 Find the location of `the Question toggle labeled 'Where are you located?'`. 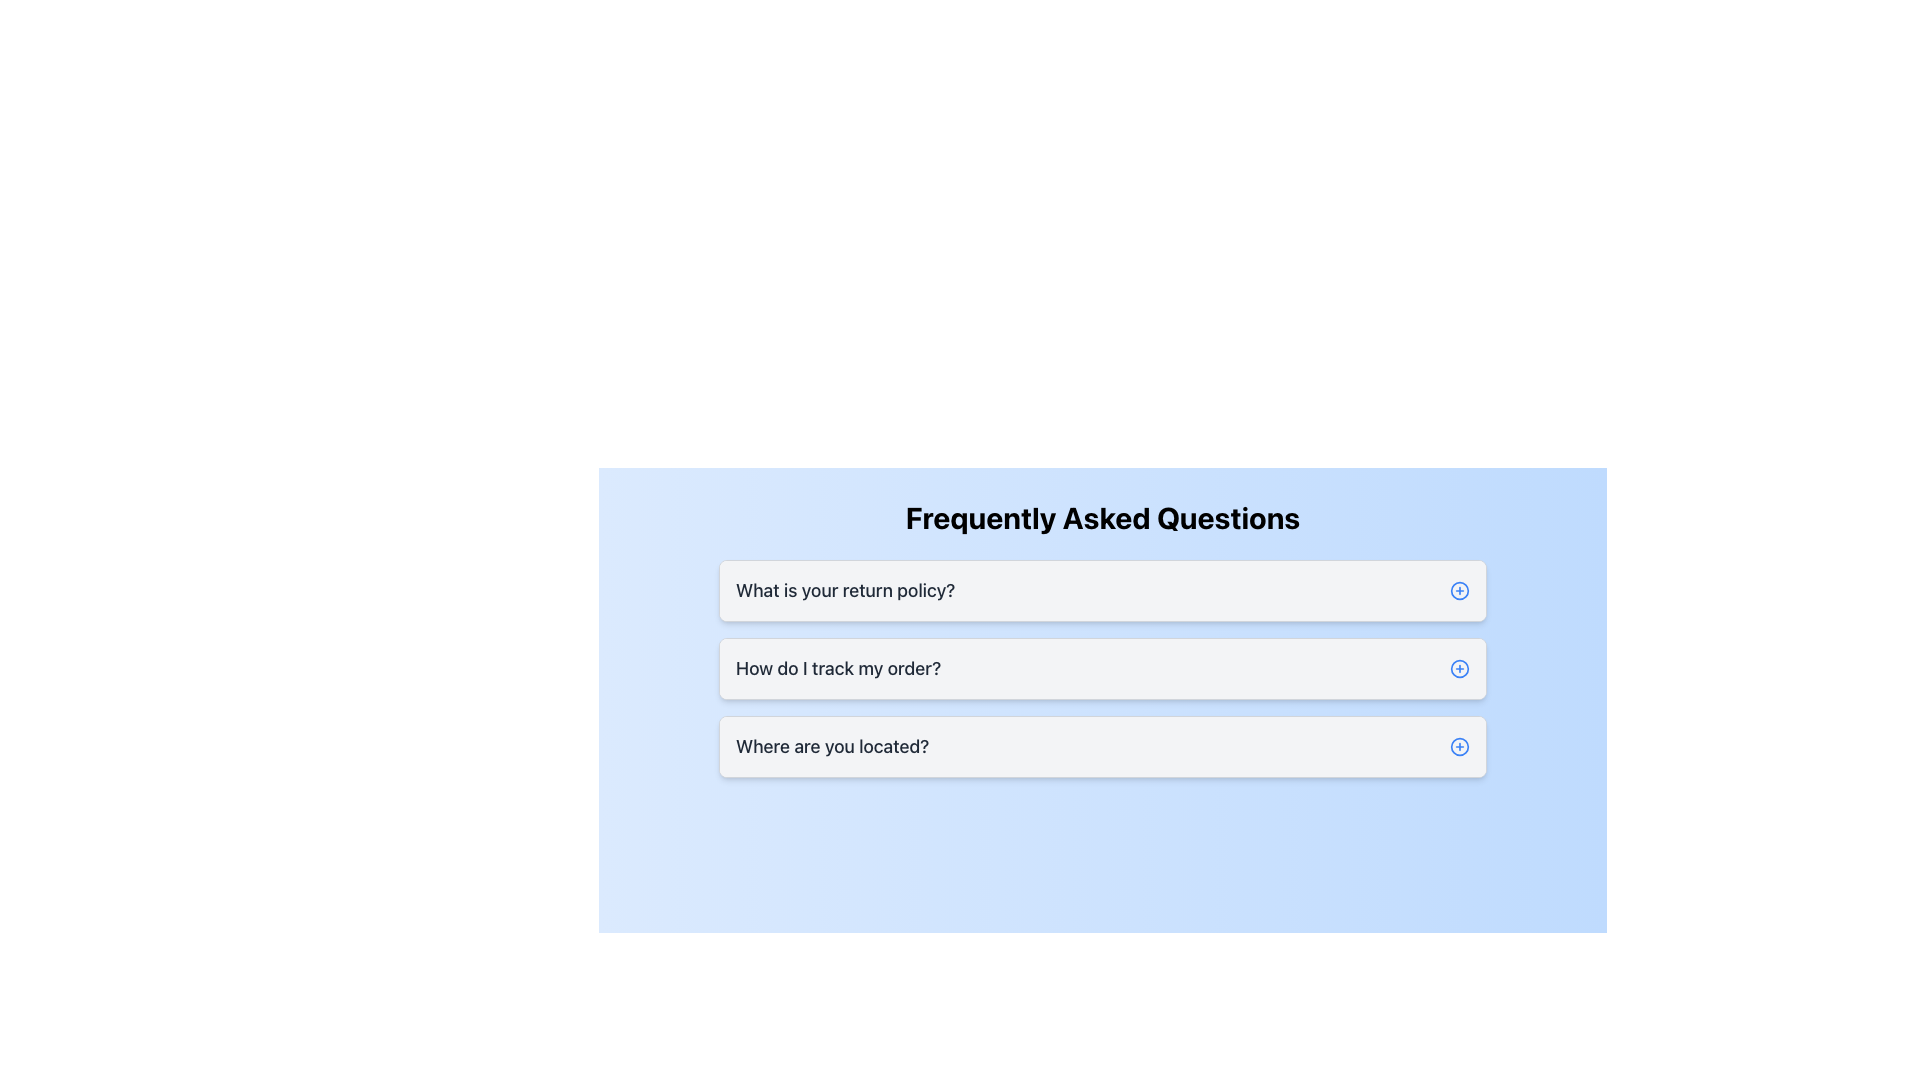

the Question toggle labeled 'Where are you located?' is located at coordinates (1102, 747).